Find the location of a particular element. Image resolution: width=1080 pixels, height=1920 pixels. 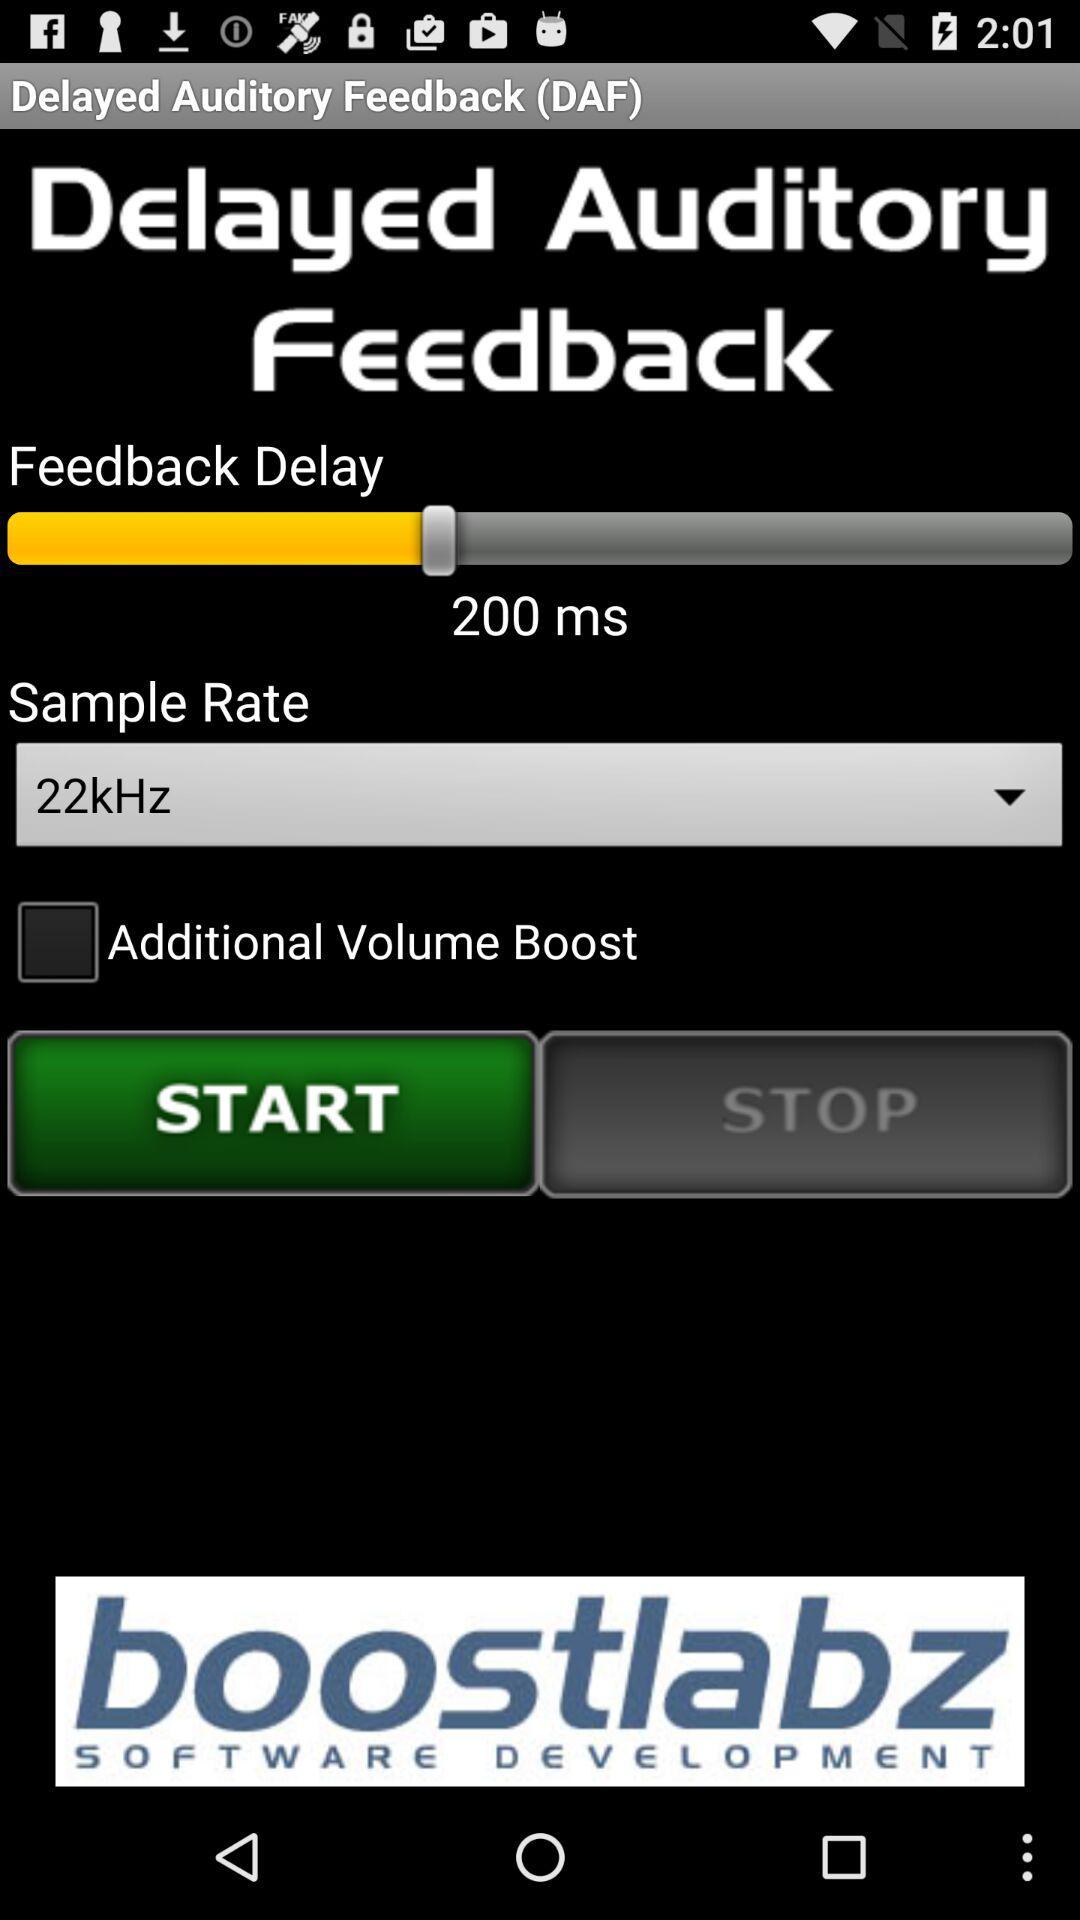

the app below the 22khz app is located at coordinates (321, 939).